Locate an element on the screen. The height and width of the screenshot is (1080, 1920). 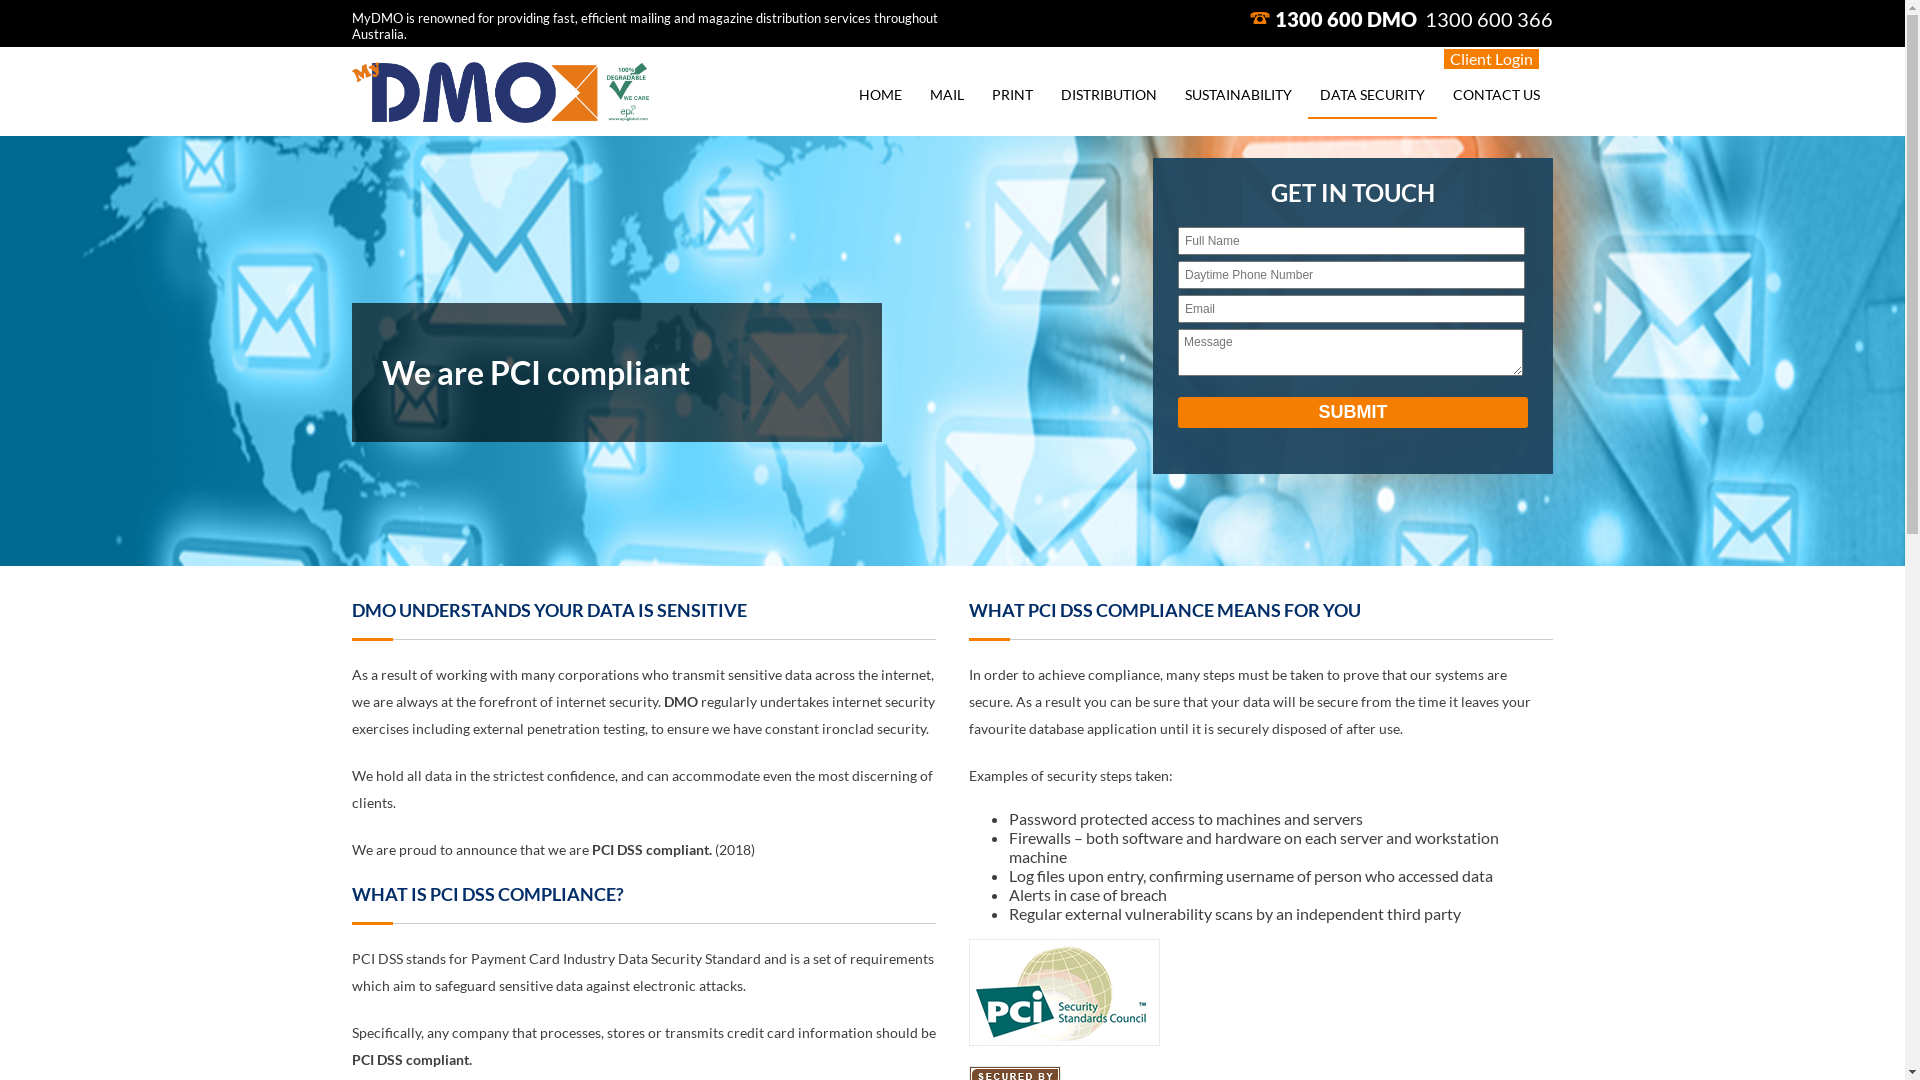
'MAIL' is located at coordinates (945, 95).